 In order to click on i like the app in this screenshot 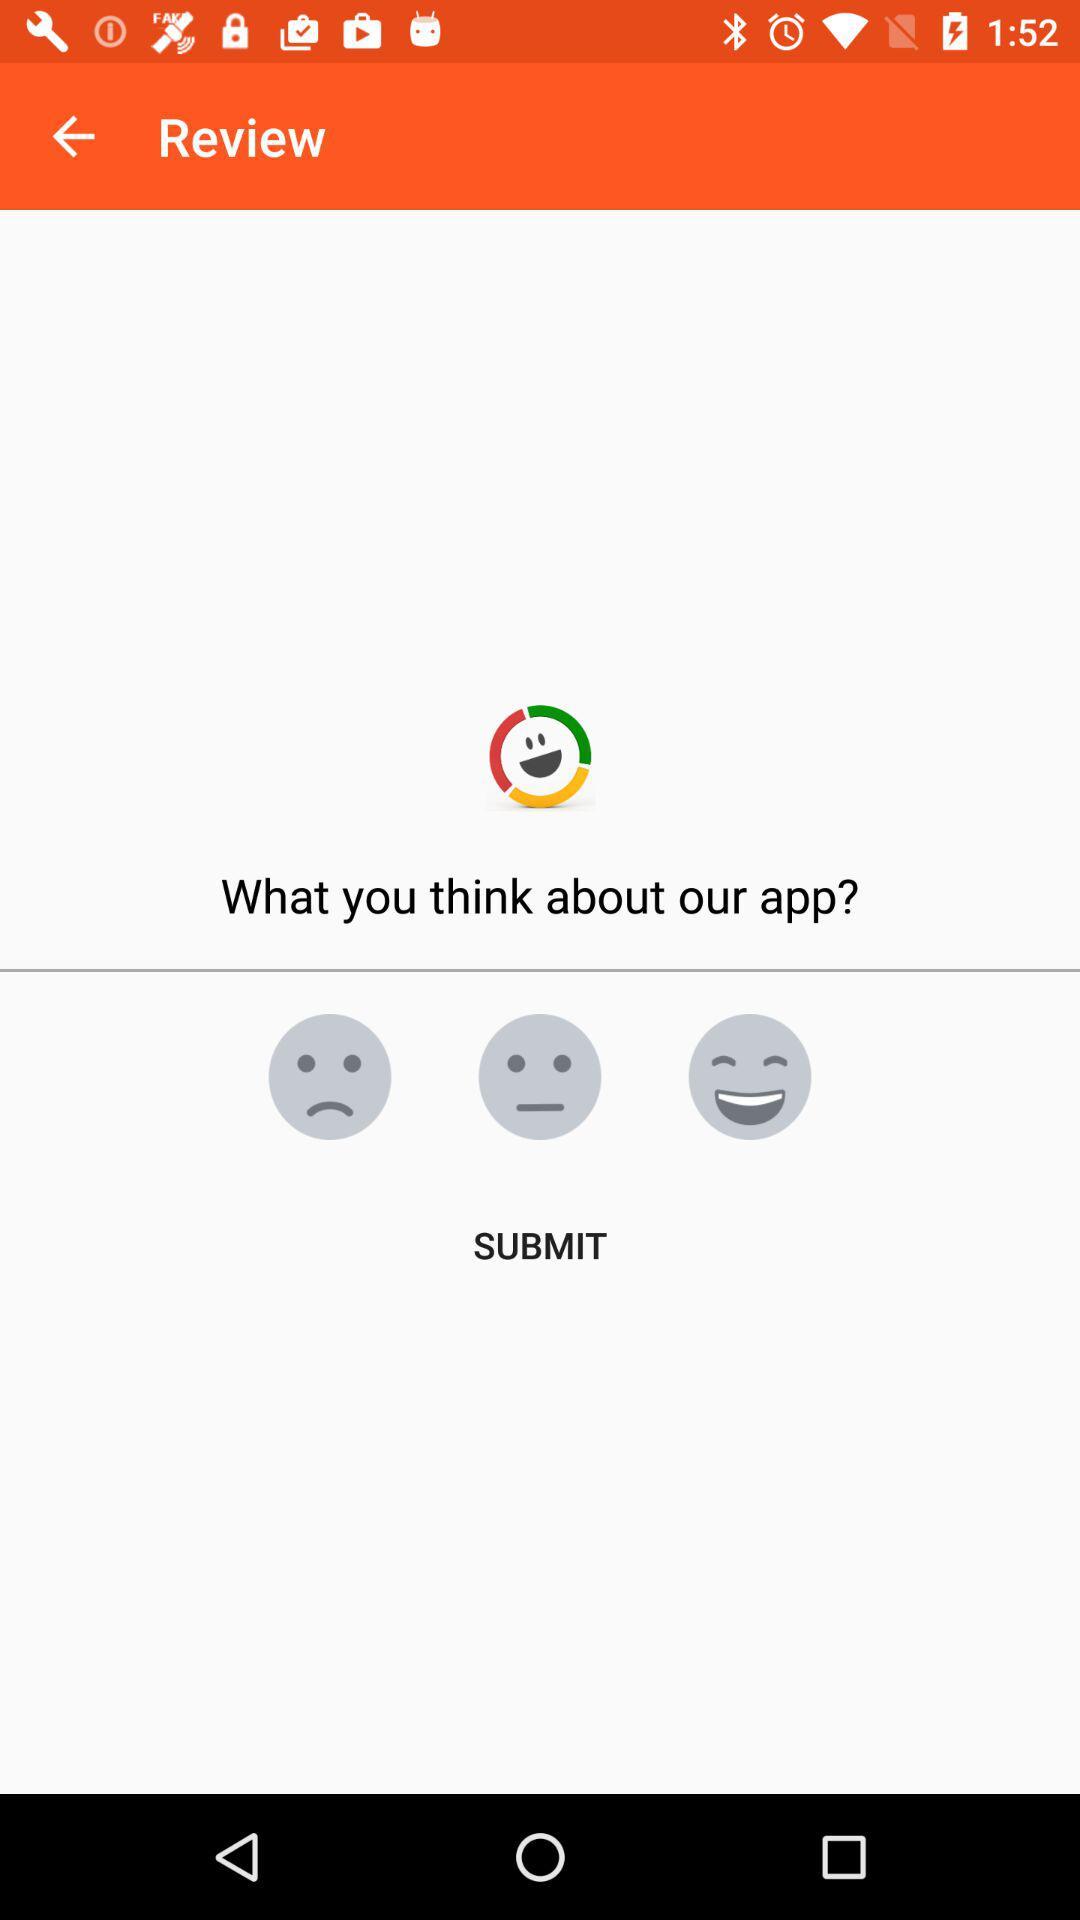, I will do `click(749, 1075)`.